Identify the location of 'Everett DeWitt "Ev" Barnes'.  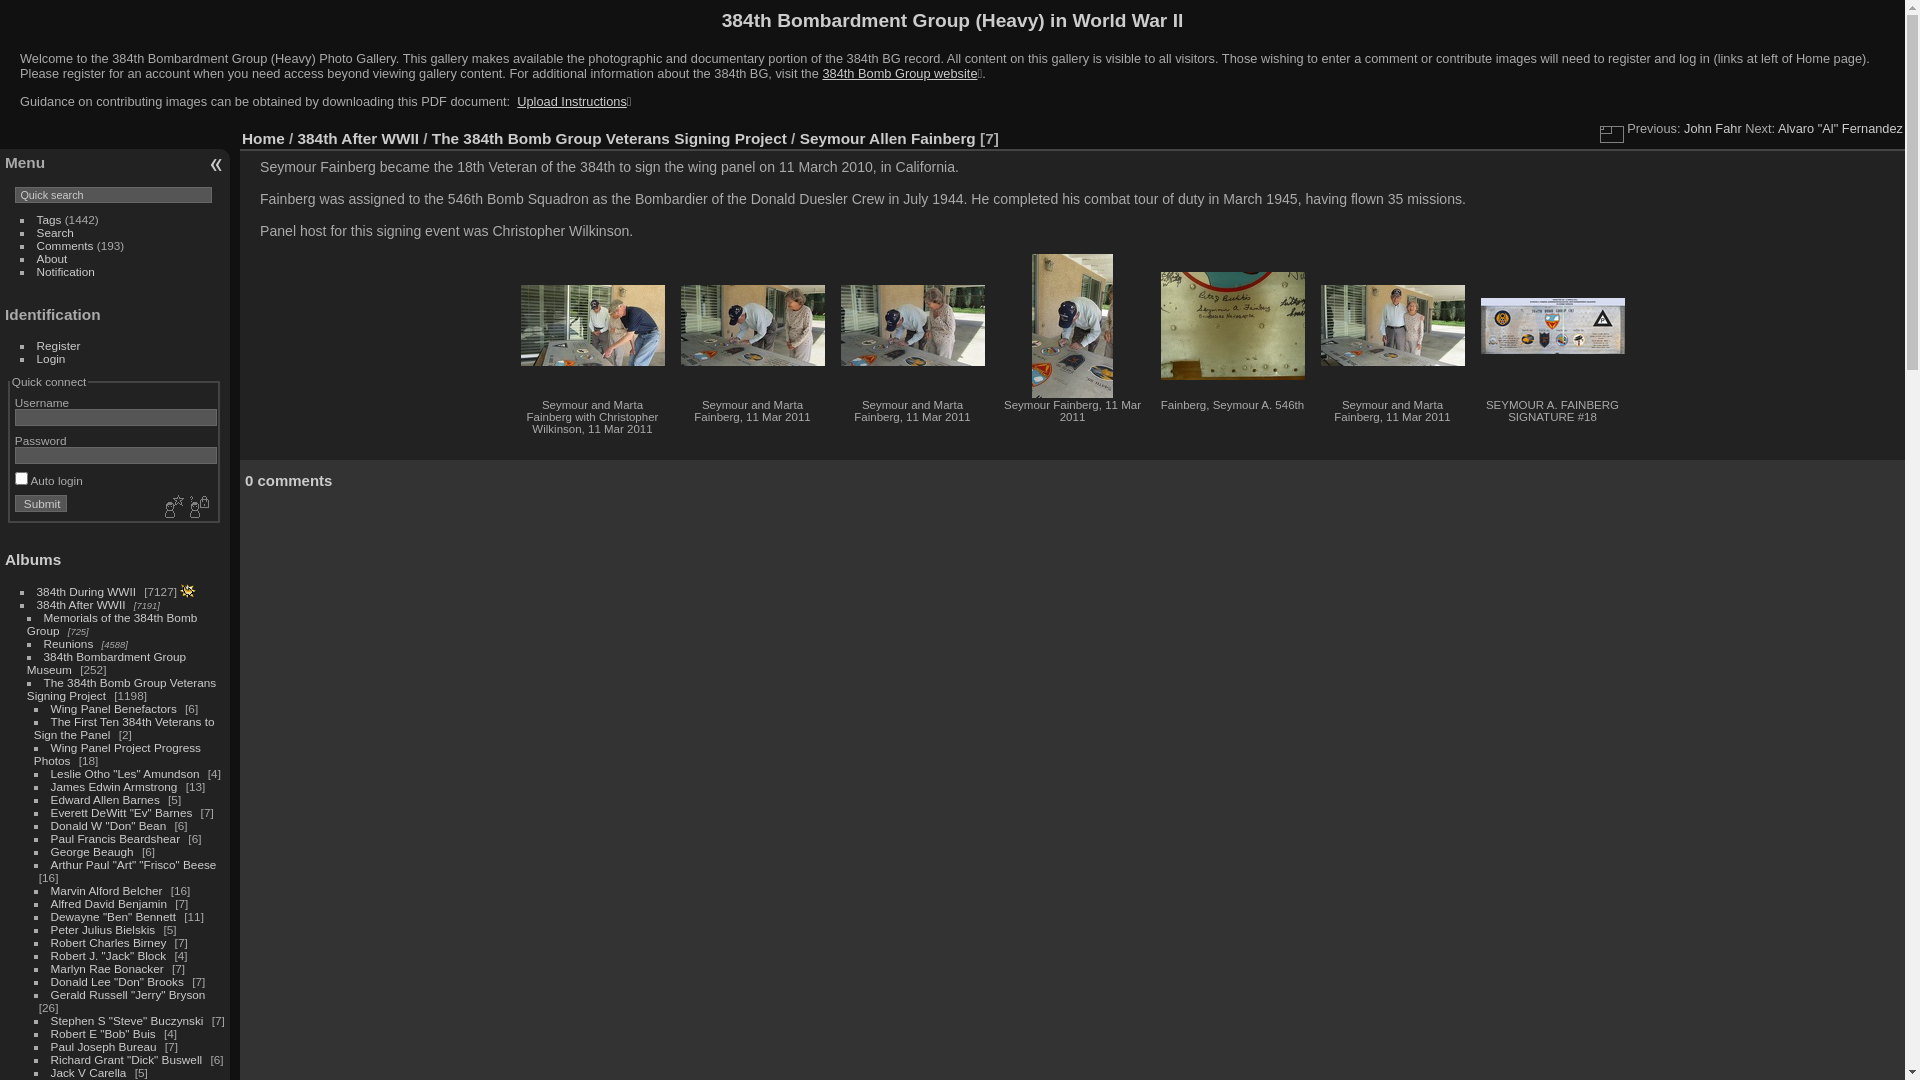
(120, 812).